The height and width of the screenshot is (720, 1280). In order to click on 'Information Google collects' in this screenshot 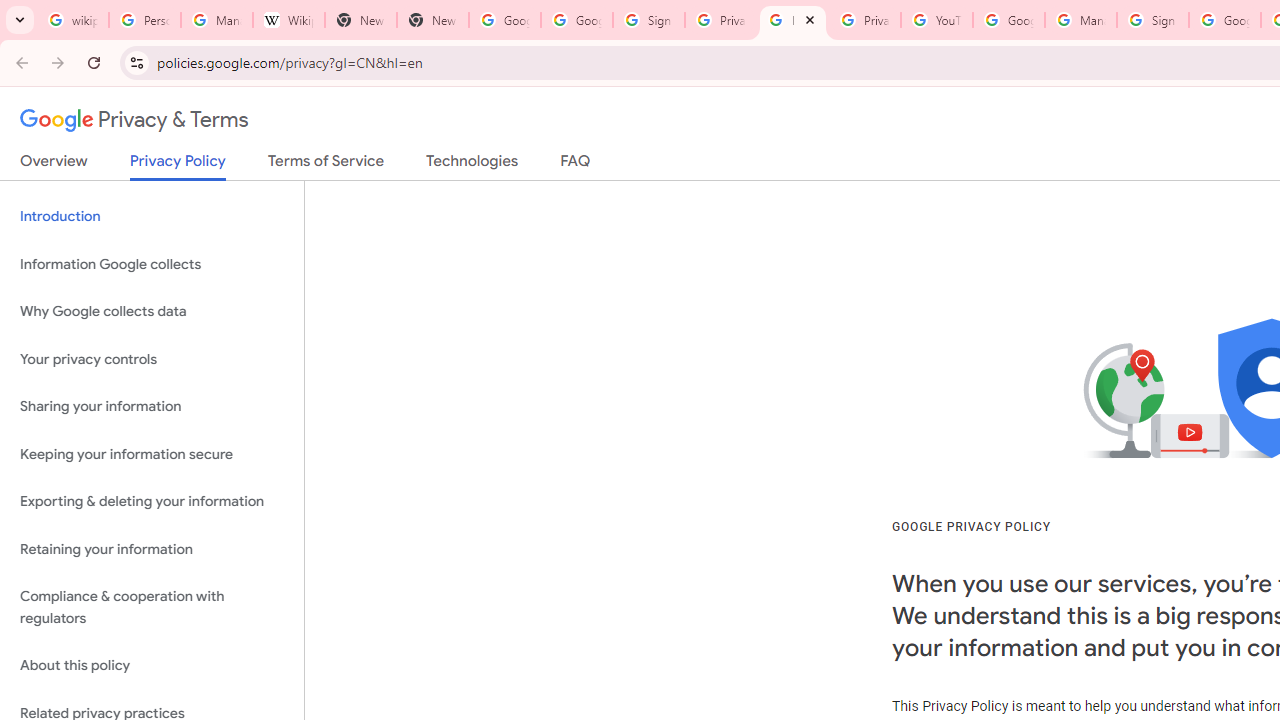, I will do `click(151, 263)`.